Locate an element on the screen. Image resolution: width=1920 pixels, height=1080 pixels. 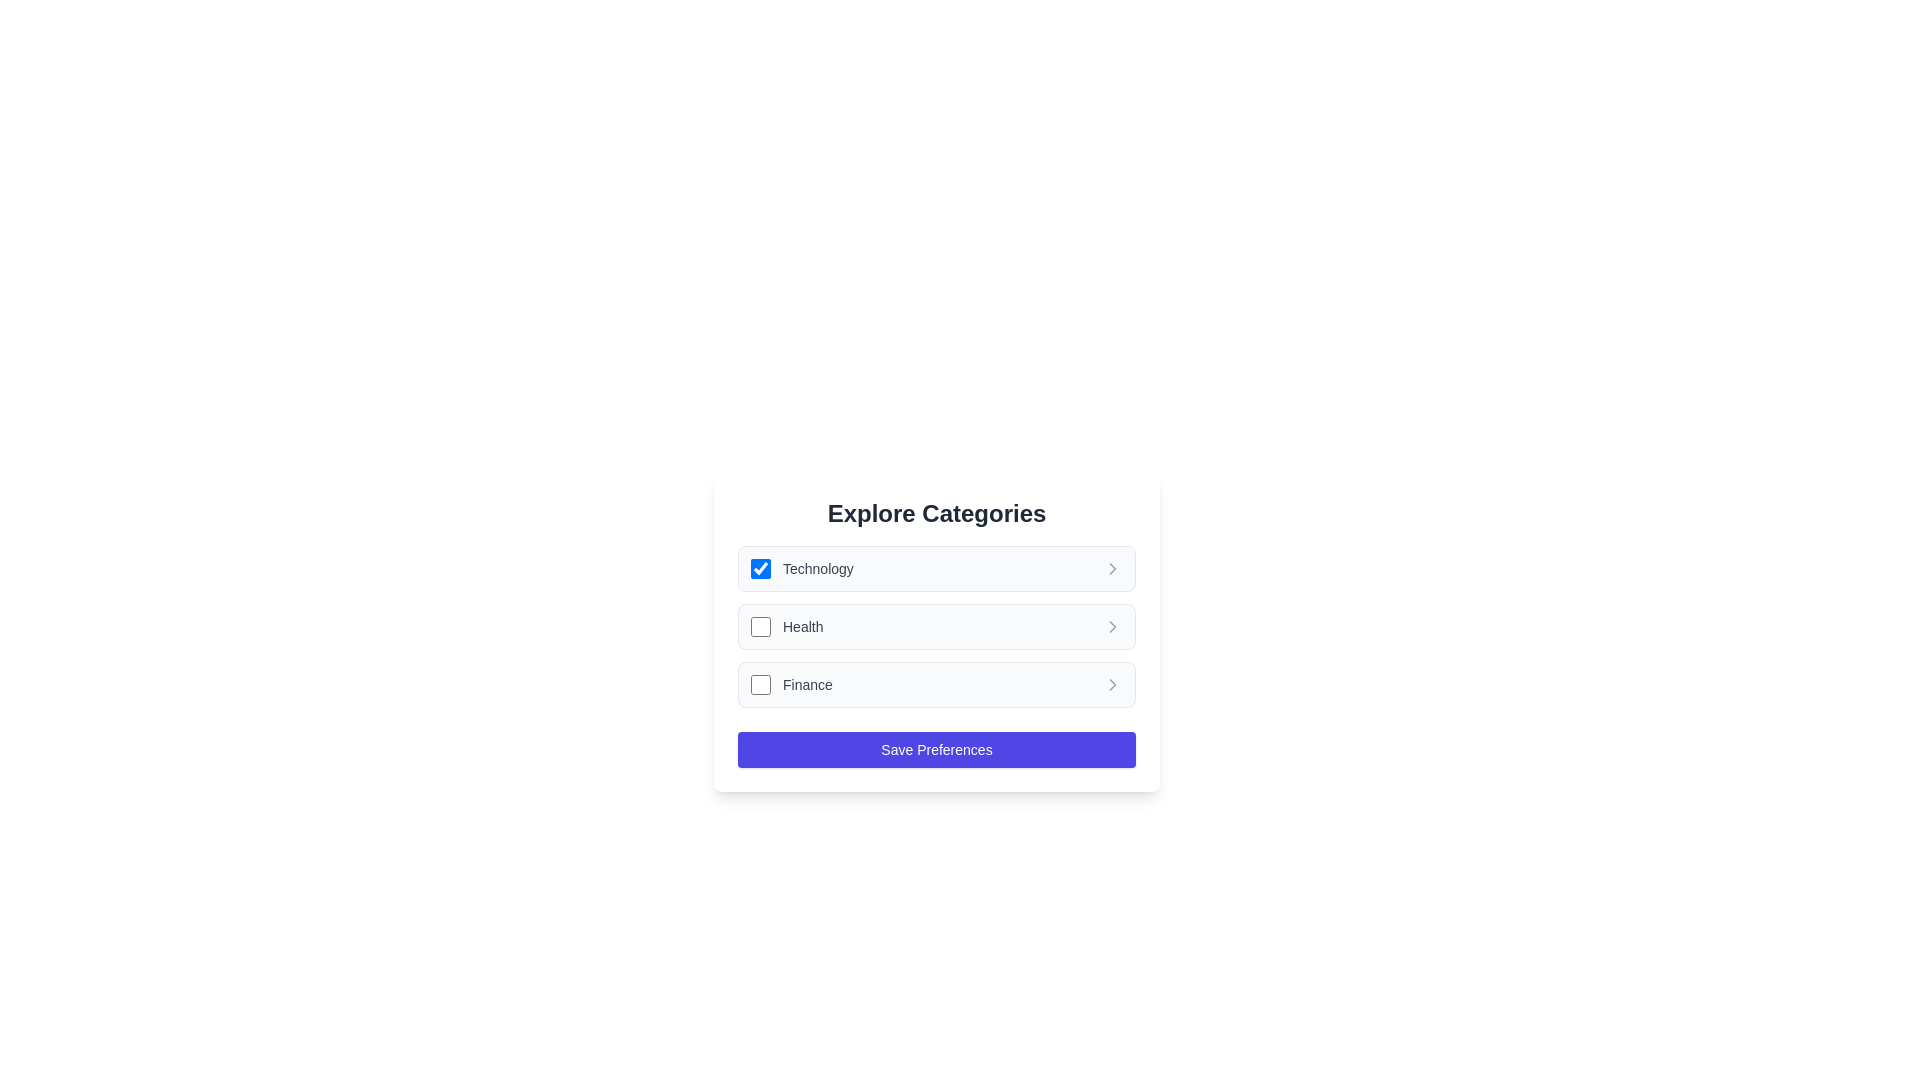
the 'Save Preferences' button is located at coordinates (935, 749).